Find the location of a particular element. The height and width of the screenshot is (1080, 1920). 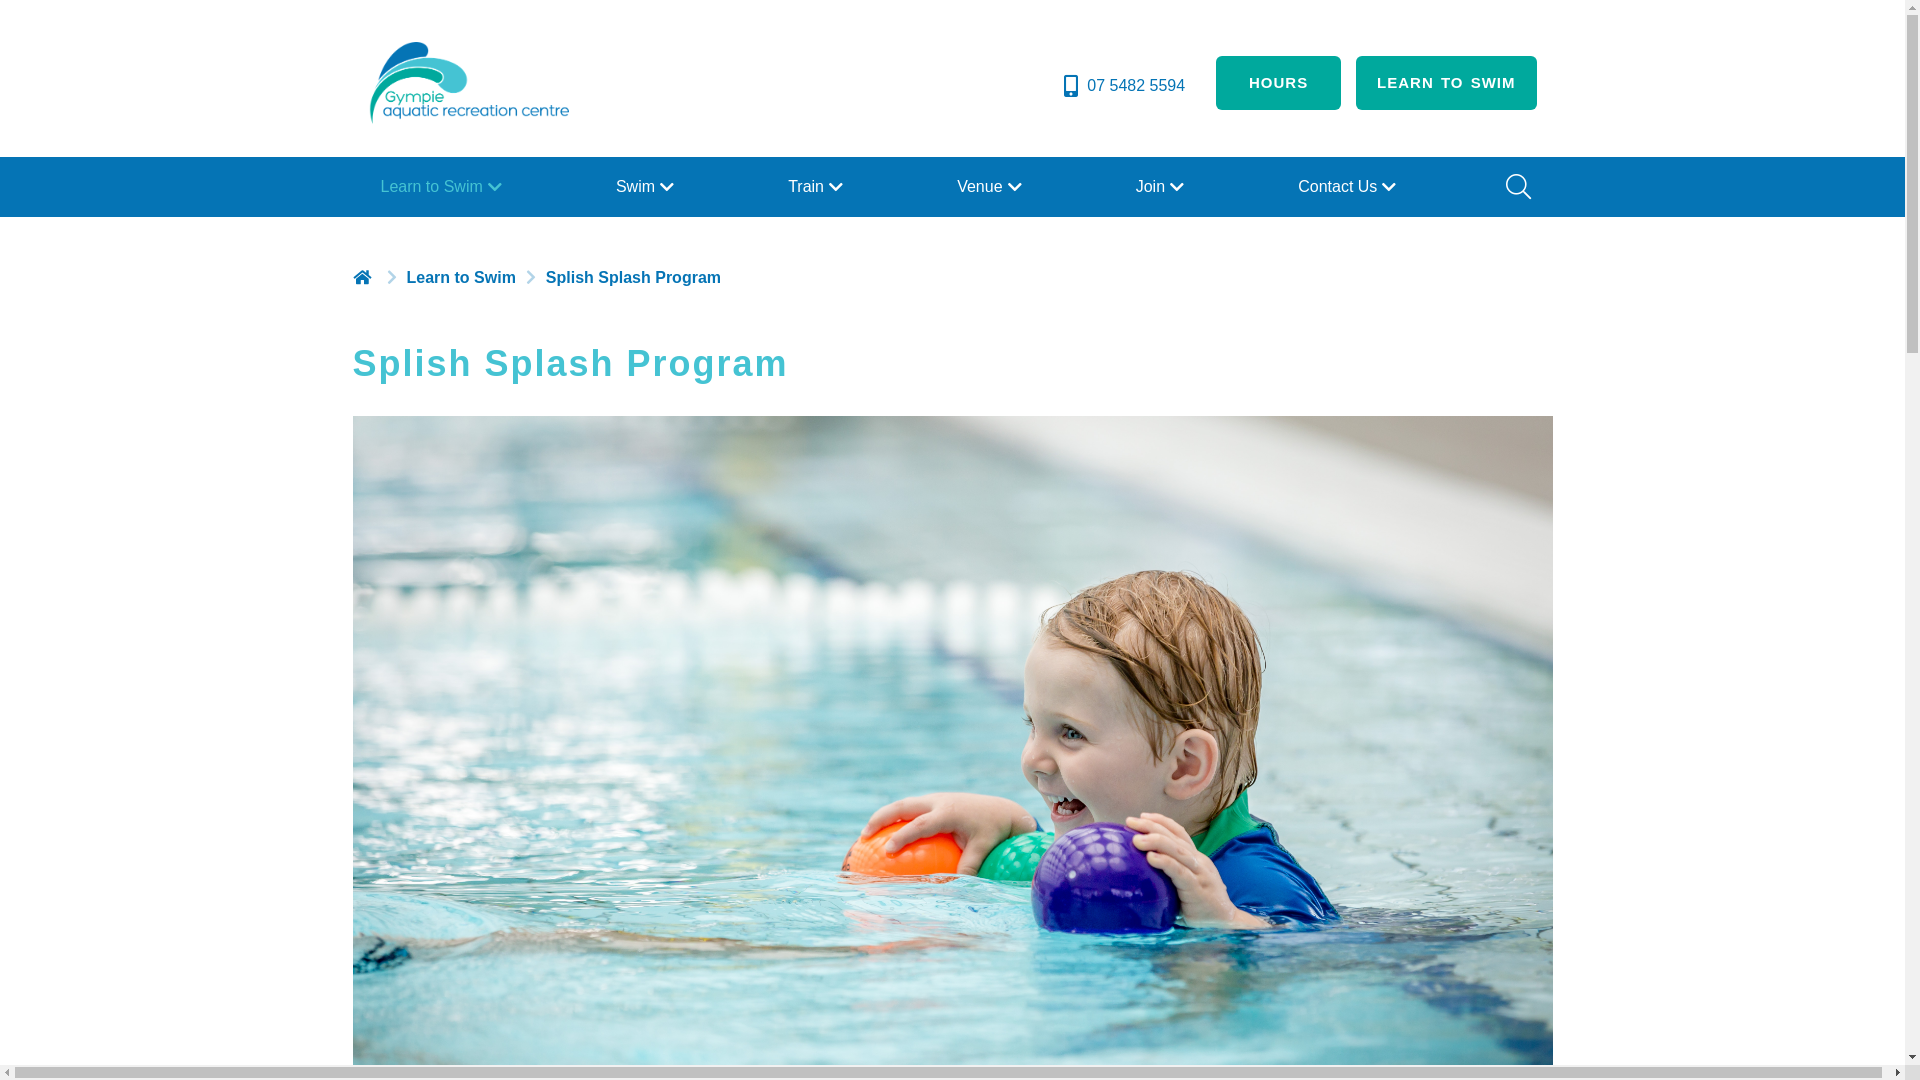

'Join' is located at coordinates (1162, 186).